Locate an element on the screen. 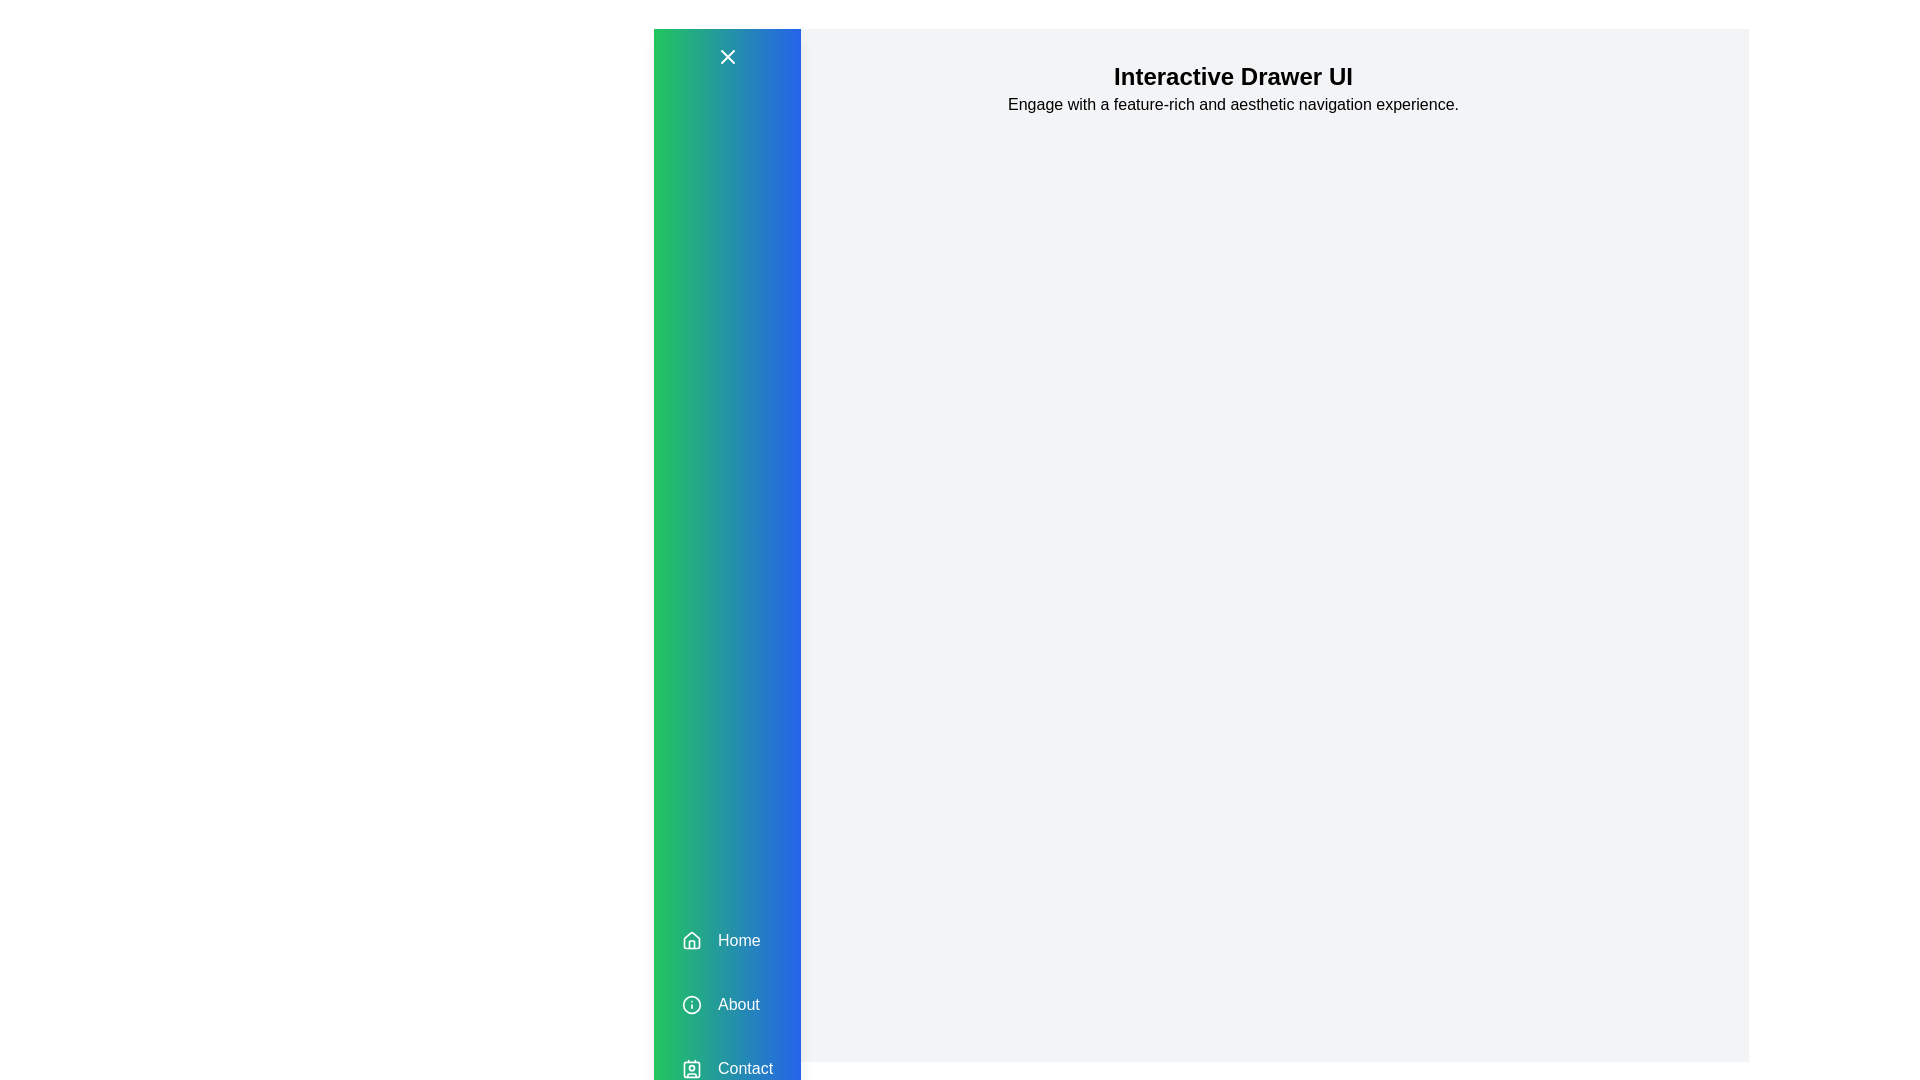 The image size is (1920, 1080). the 'About' menu item in the sidebar is located at coordinates (725, 1005).